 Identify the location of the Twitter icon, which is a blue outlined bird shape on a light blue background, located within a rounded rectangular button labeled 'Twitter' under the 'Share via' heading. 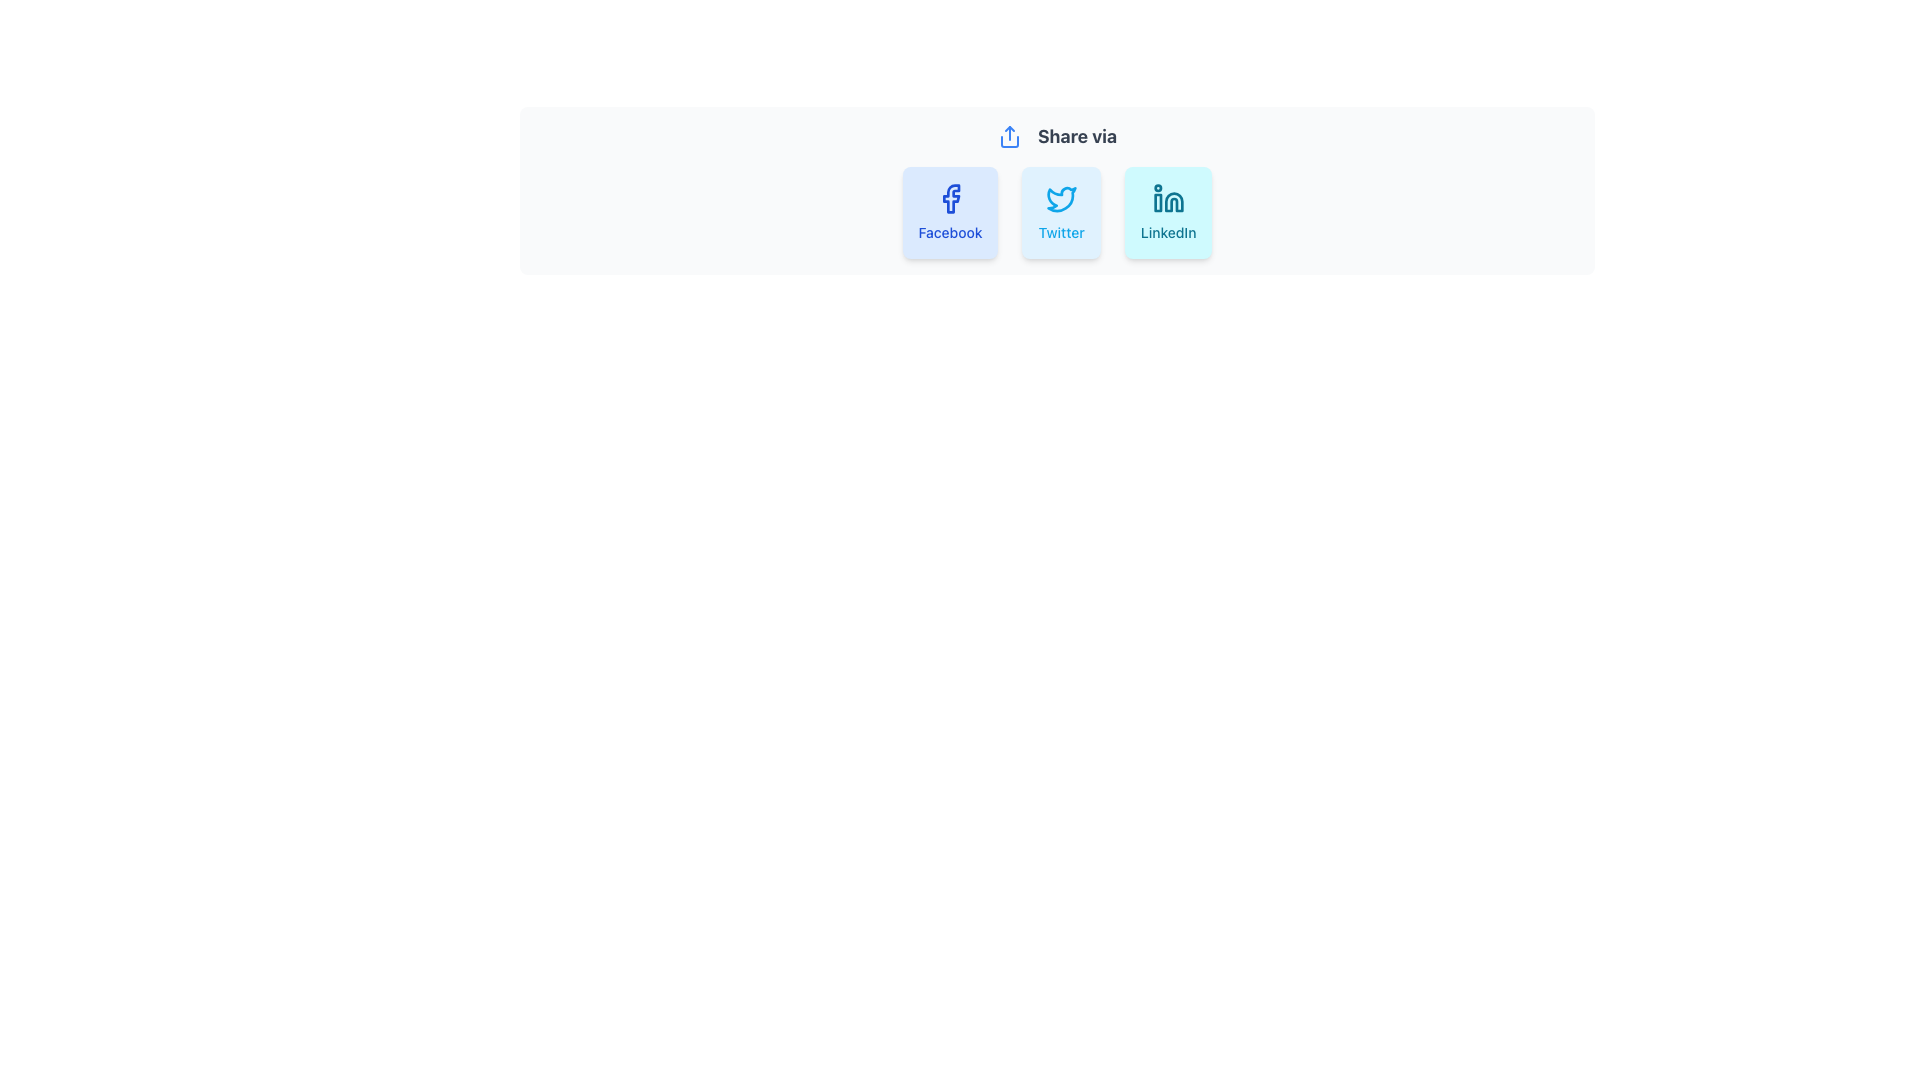
(1060, 199).